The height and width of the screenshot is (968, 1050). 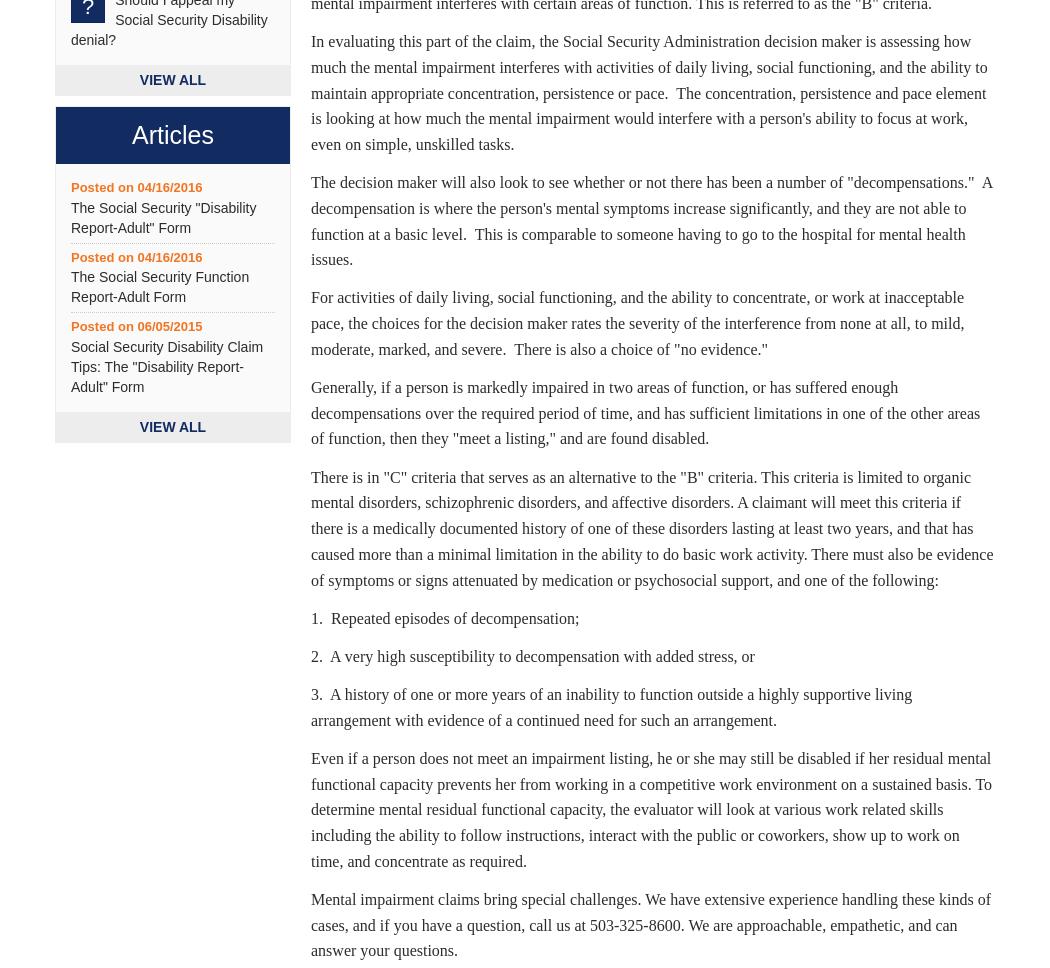 What do you see at coordinates (650, 219) in the screenshot?
I see `'The decision maker will also look to see whether or not there has been a number of "decompensations."  A decompensation is where the person's mental symptoms increase significantly, and they are not able to function at a basic level.  This is comparable to someone having to go to the hospital for mental health issues.'` at bounding box center [650, 219].